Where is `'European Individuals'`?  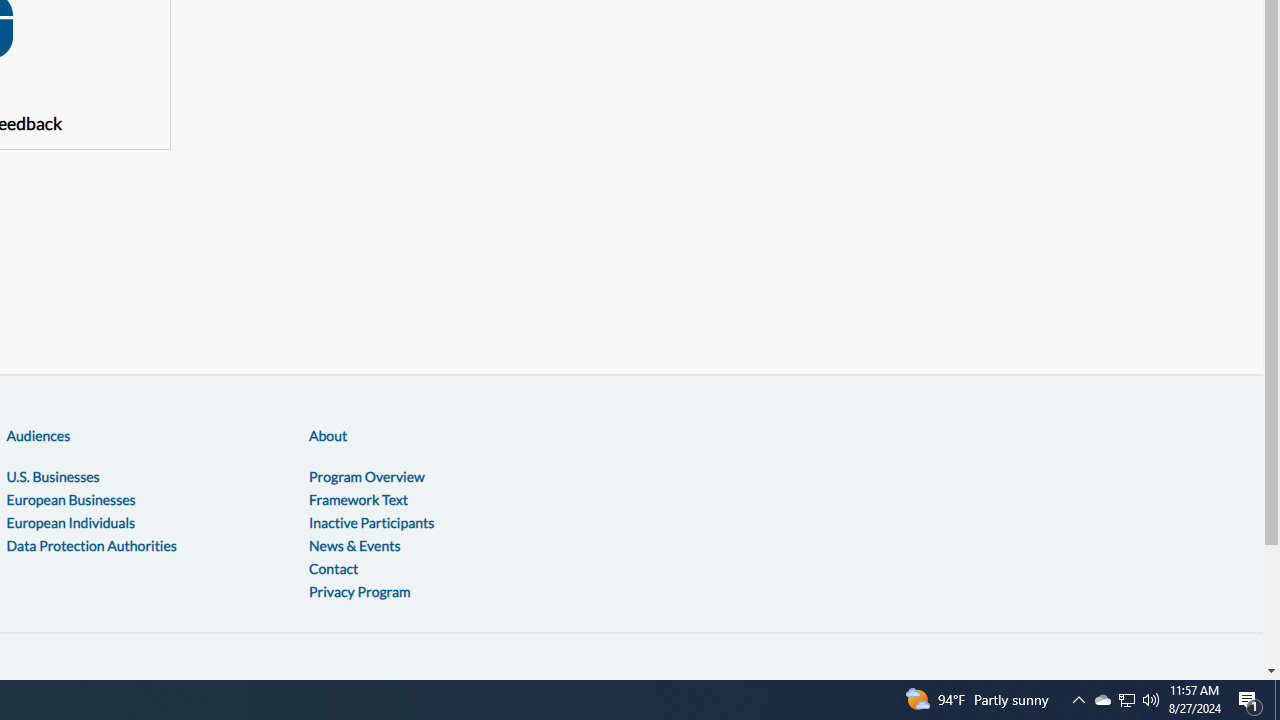 'European Individuals' is located at coordinates (71, 521).